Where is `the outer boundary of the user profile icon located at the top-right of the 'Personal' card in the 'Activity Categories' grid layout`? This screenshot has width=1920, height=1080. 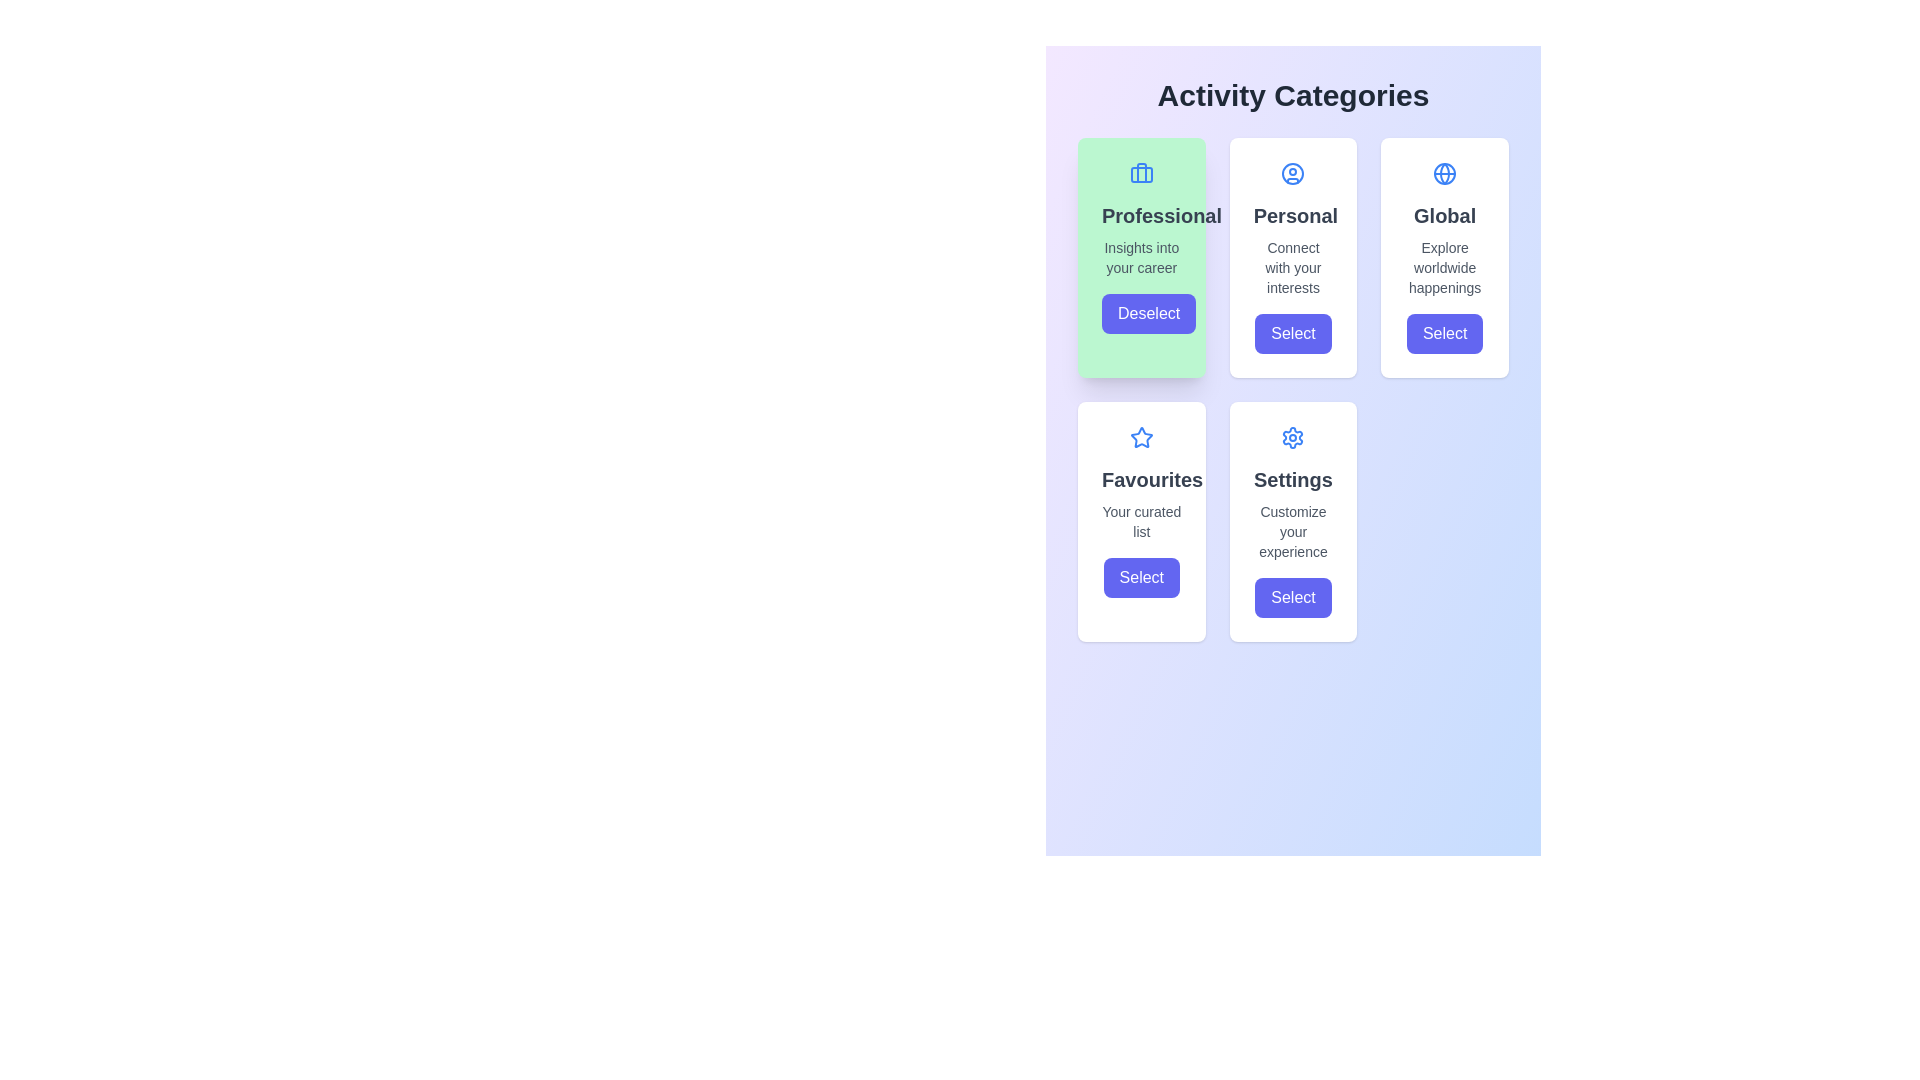
the outer boundary of the user profile icon located at the top-right of the 'Personal' card in the 'Activity Categories' grid layout is located at coordinates (1293, 172).